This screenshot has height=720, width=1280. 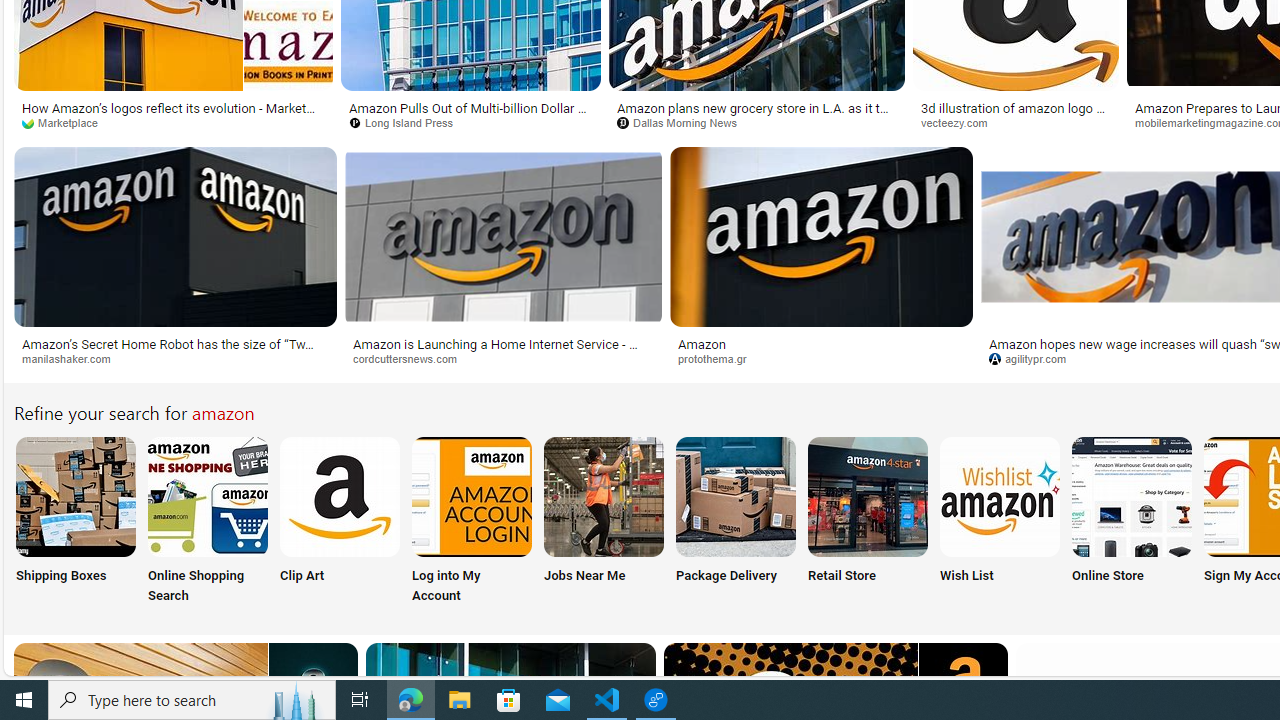 What do you see at coordinates (720, 357) in the screenshot?
I see `'protothema.gr'` at bounding box center [720, 357].